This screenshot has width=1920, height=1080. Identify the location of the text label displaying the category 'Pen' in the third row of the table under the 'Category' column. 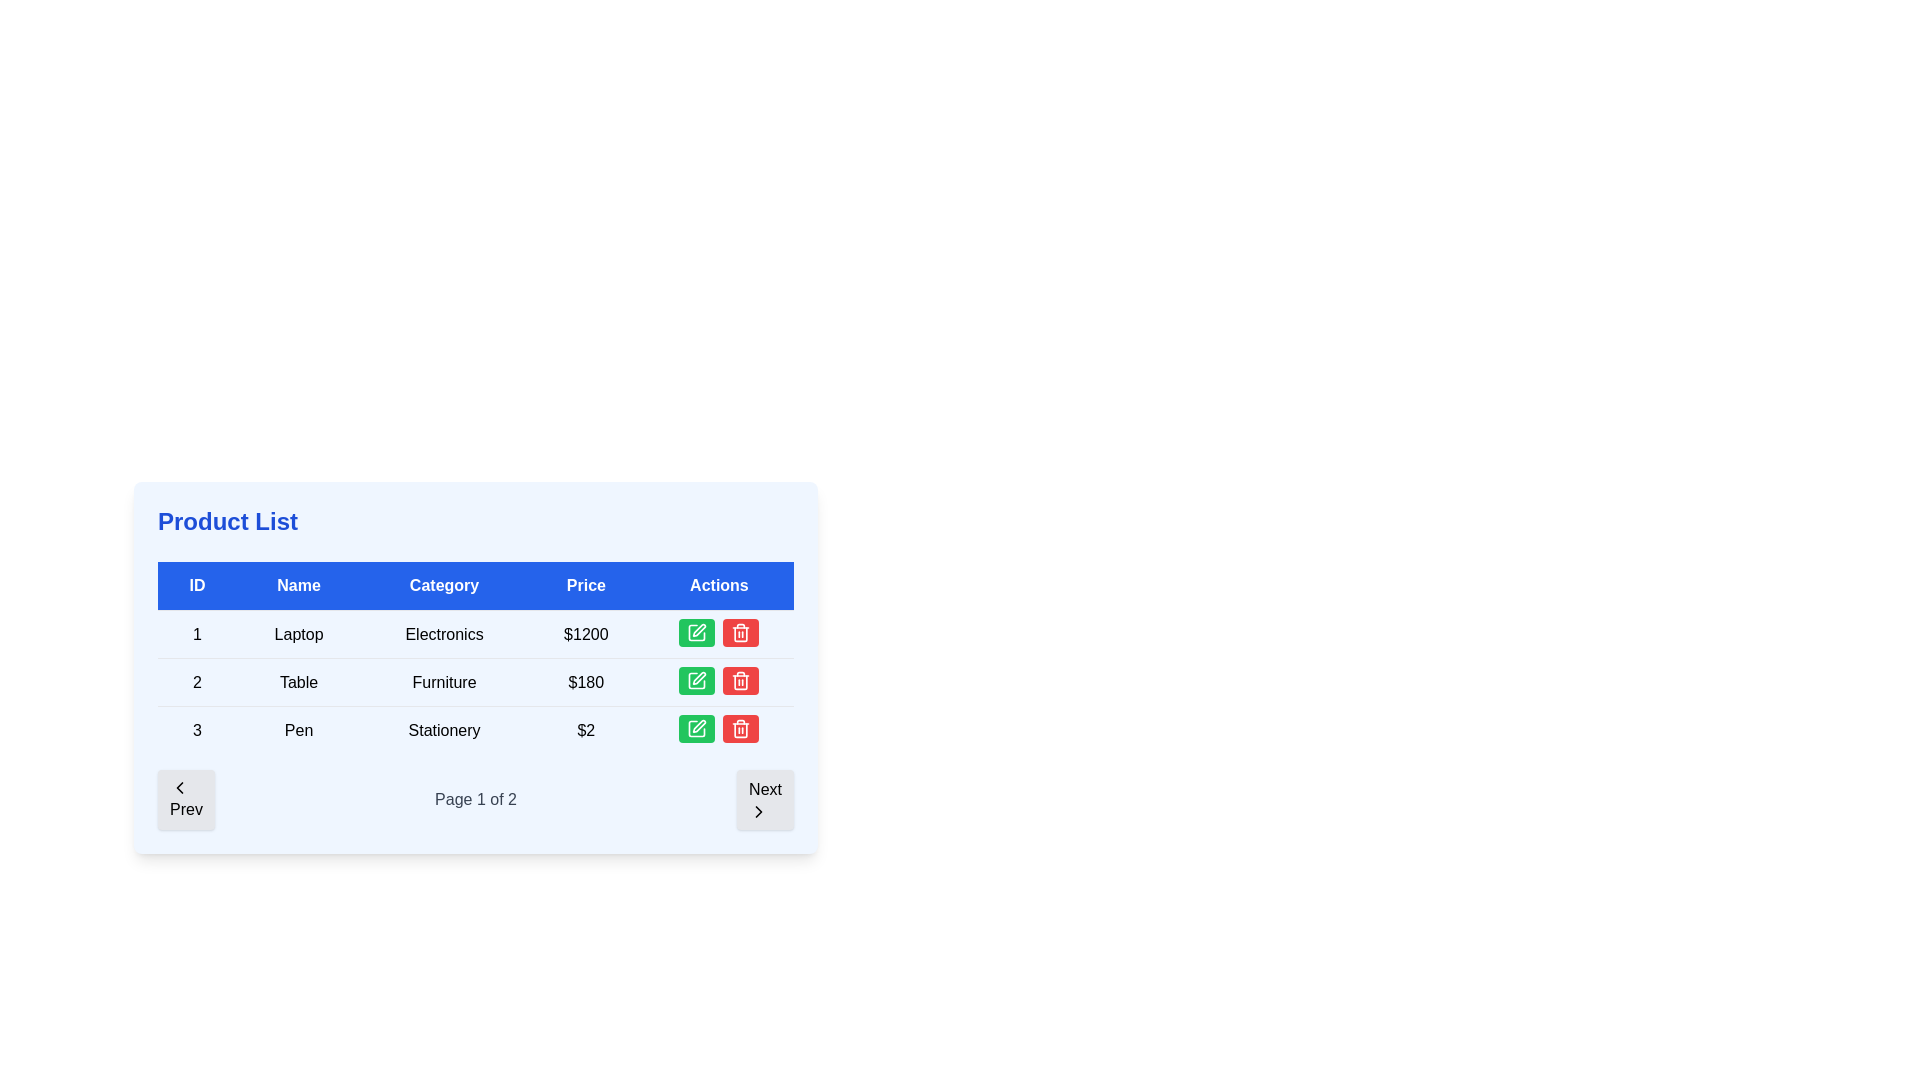
(443, 730).